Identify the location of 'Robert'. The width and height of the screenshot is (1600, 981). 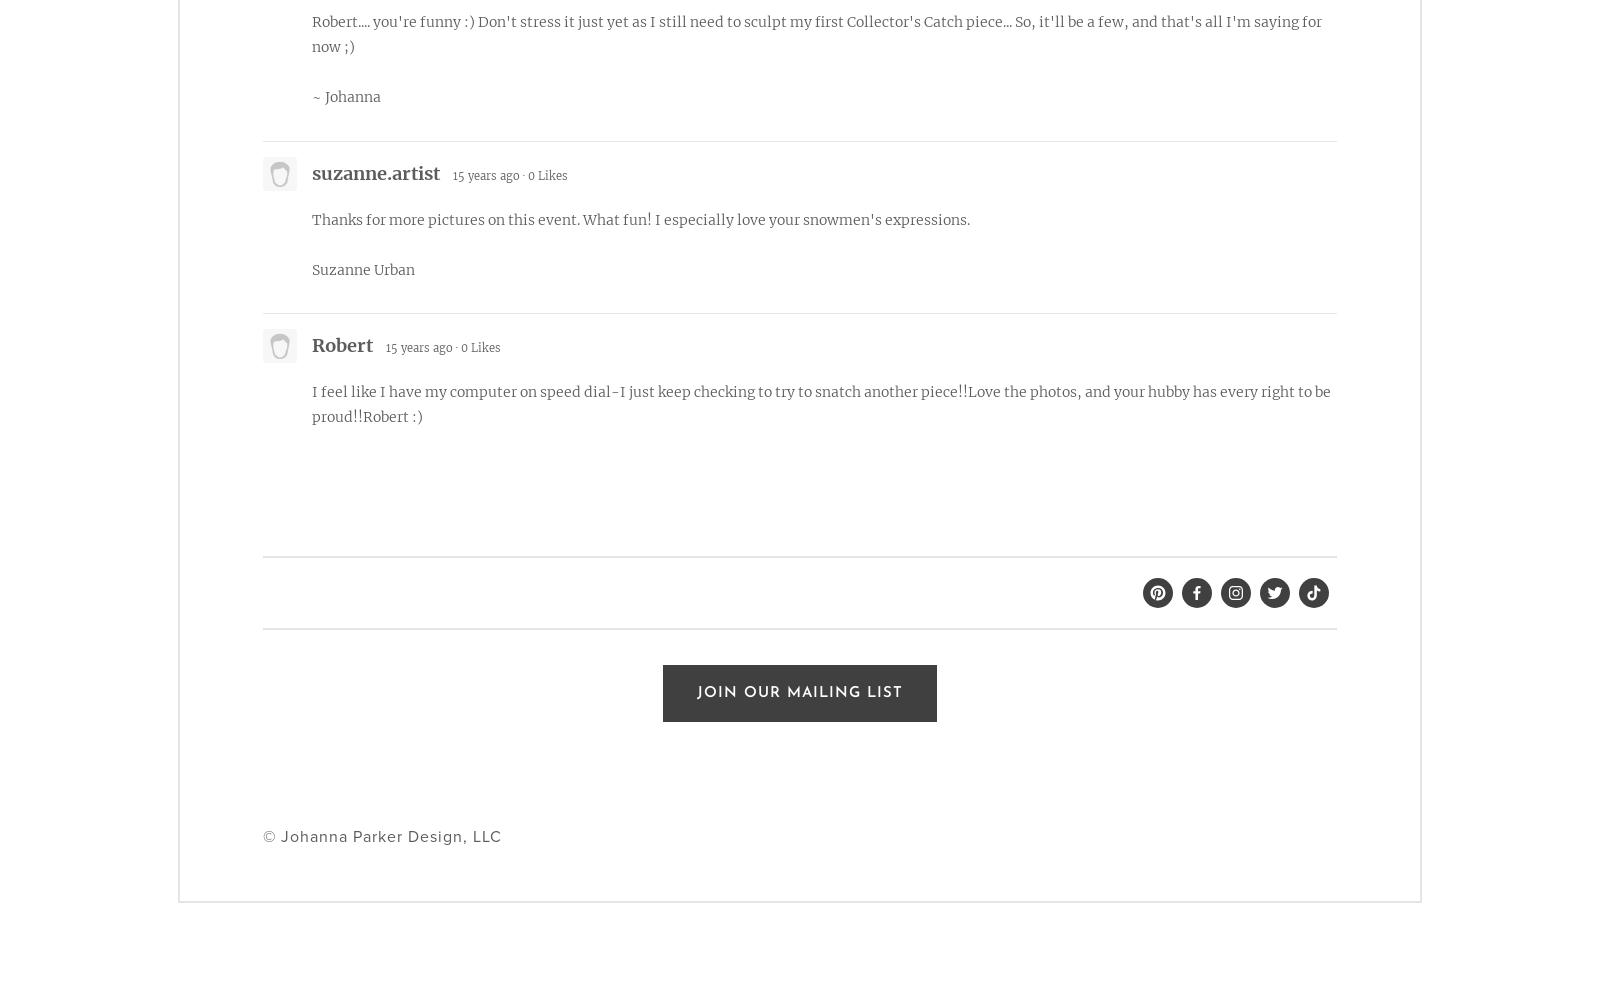
(342, 344).